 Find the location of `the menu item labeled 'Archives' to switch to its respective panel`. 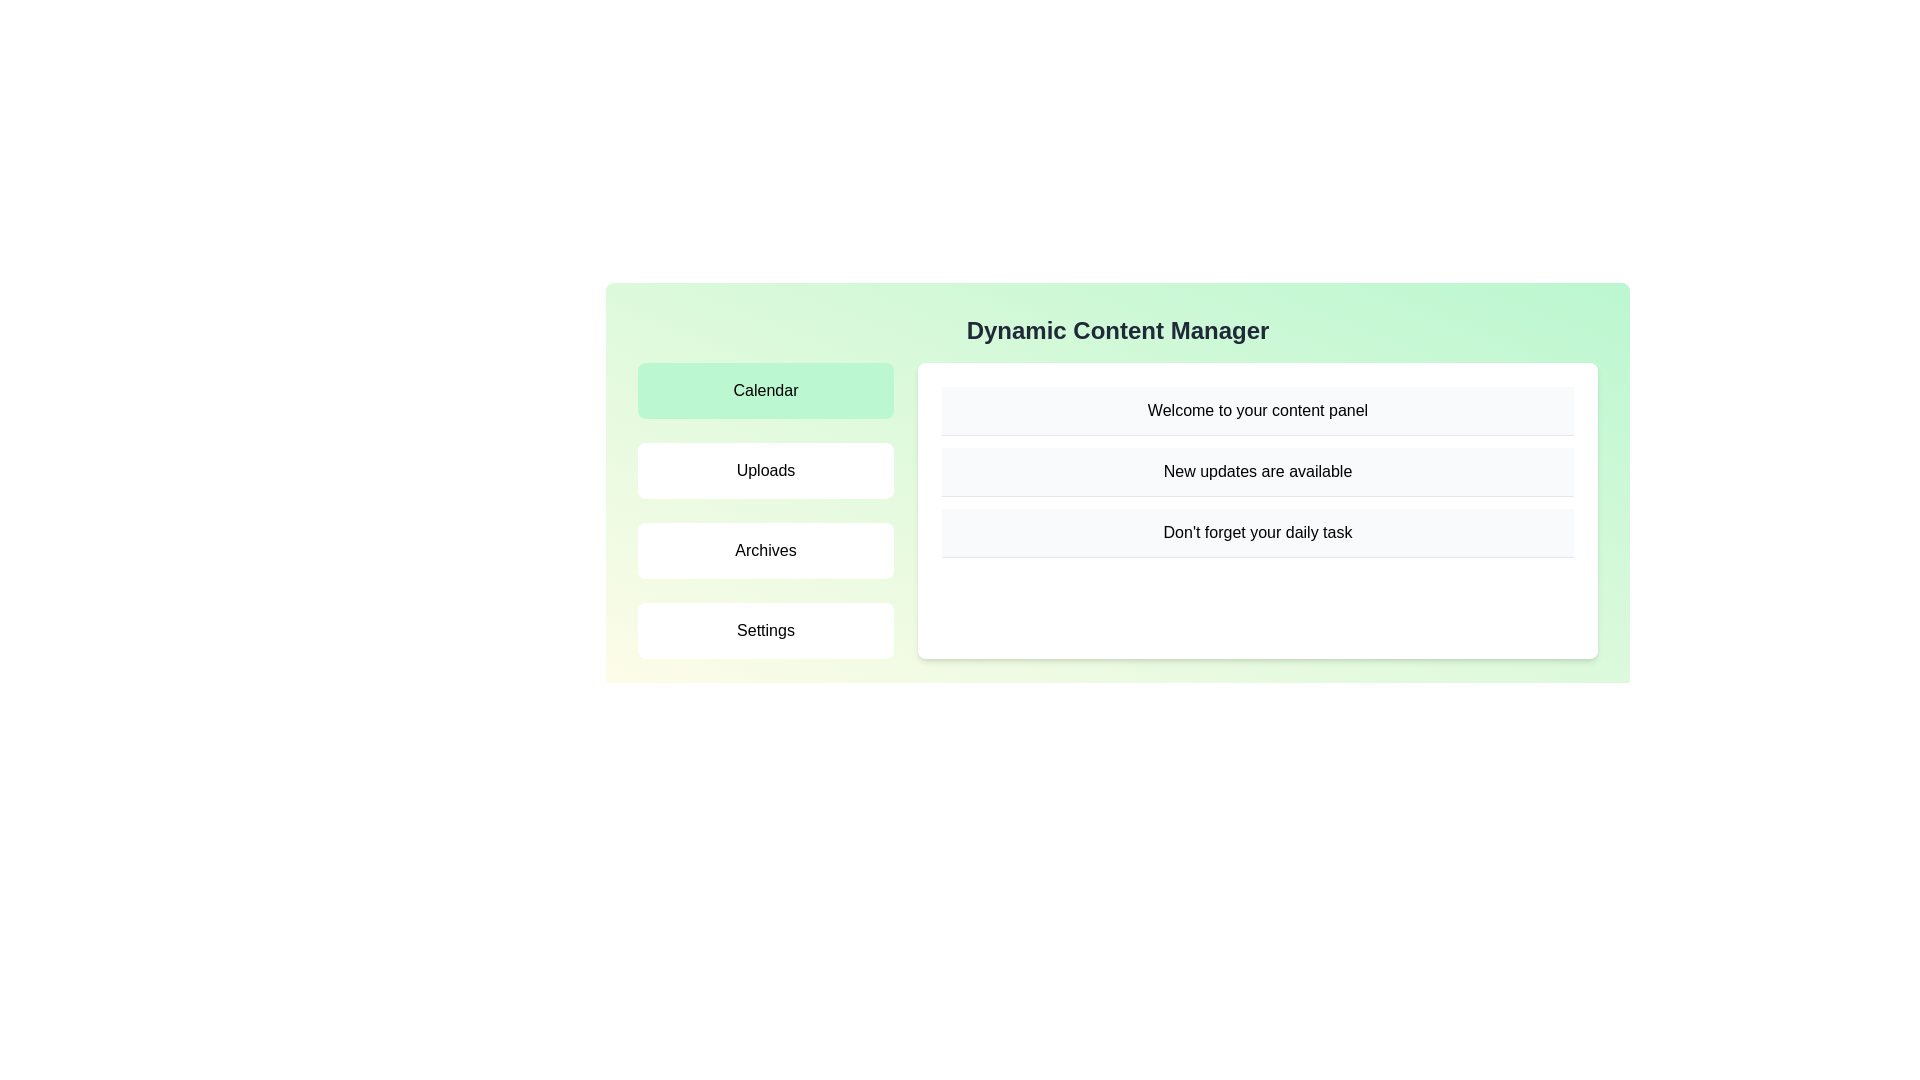

the menu item labeled 'Archives' to switch to its respective panel is located at coordinates (765, 551).